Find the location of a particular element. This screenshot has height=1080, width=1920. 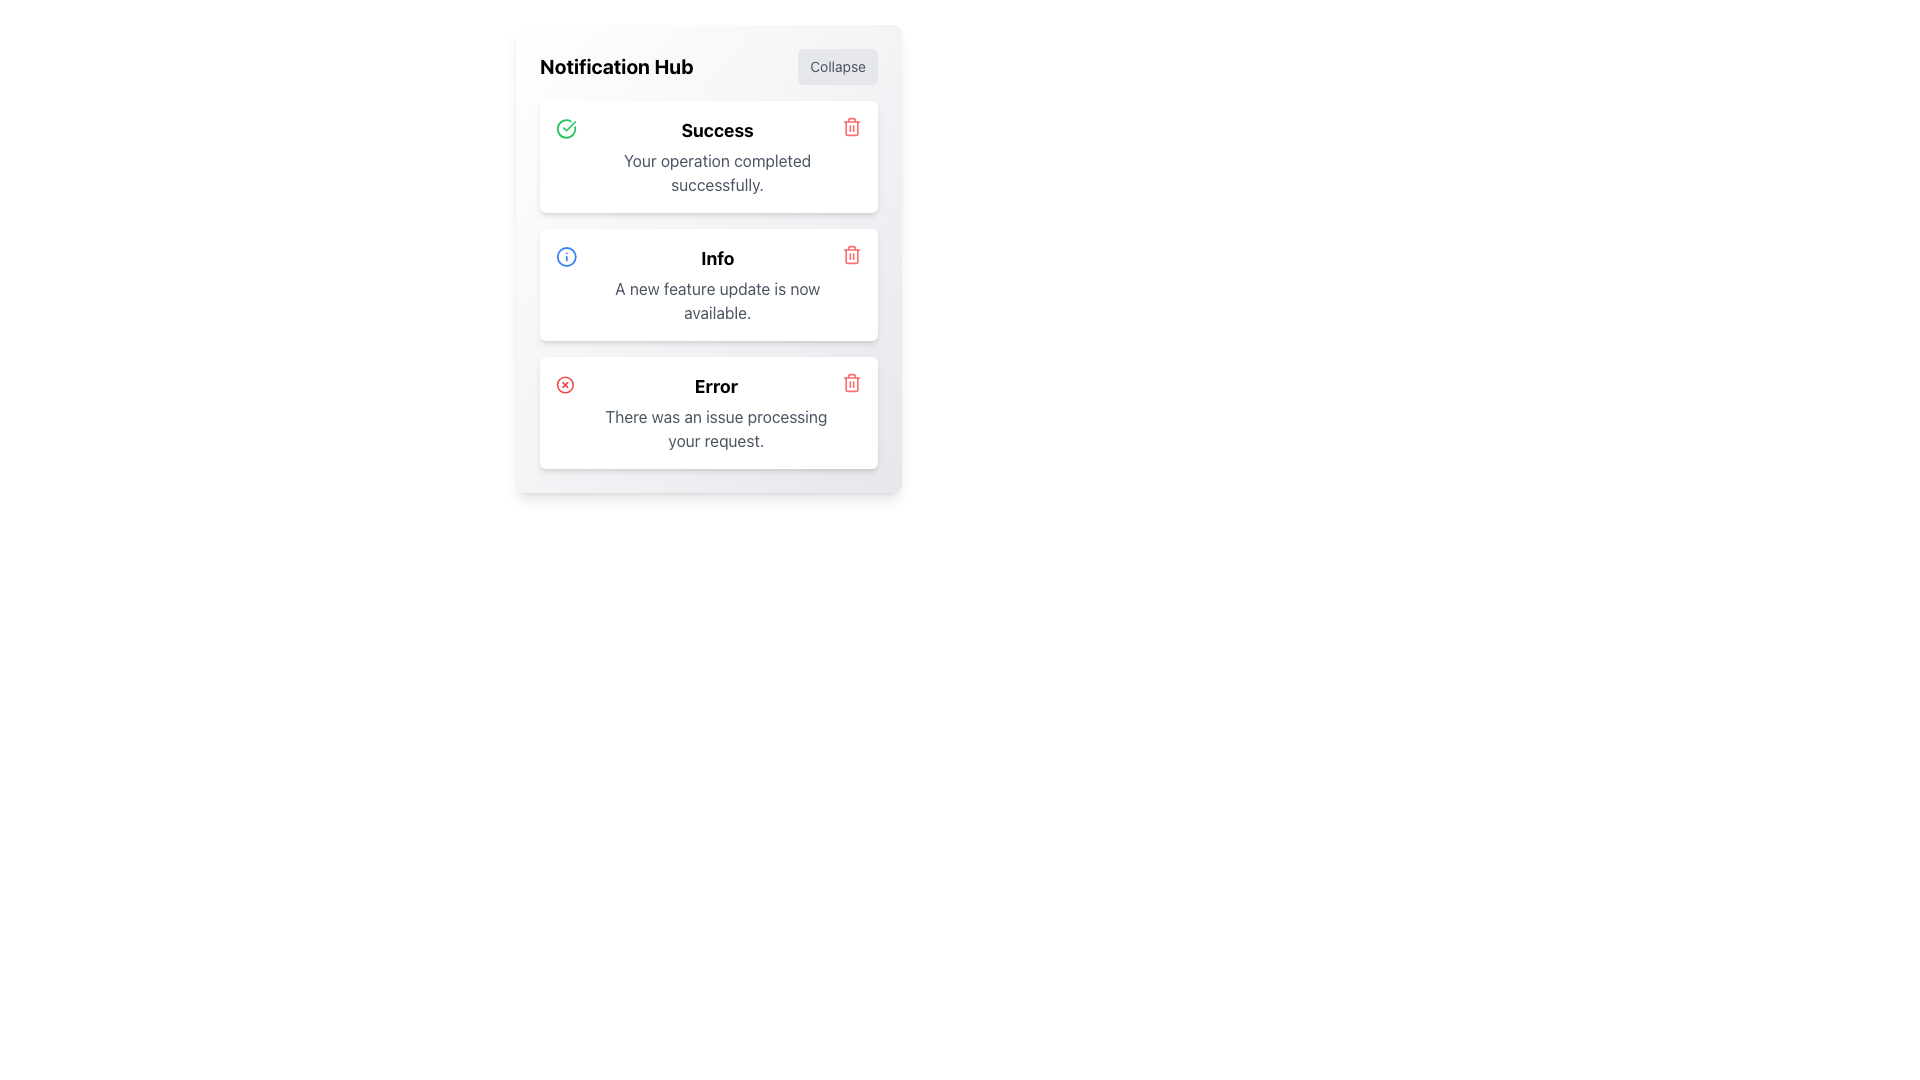

the text label displaying 'Your operation completed successfully.' which is located below the 'Success' heading in the first notification card of the 'Notification Hub' interface is located at coordinates (717, 172).